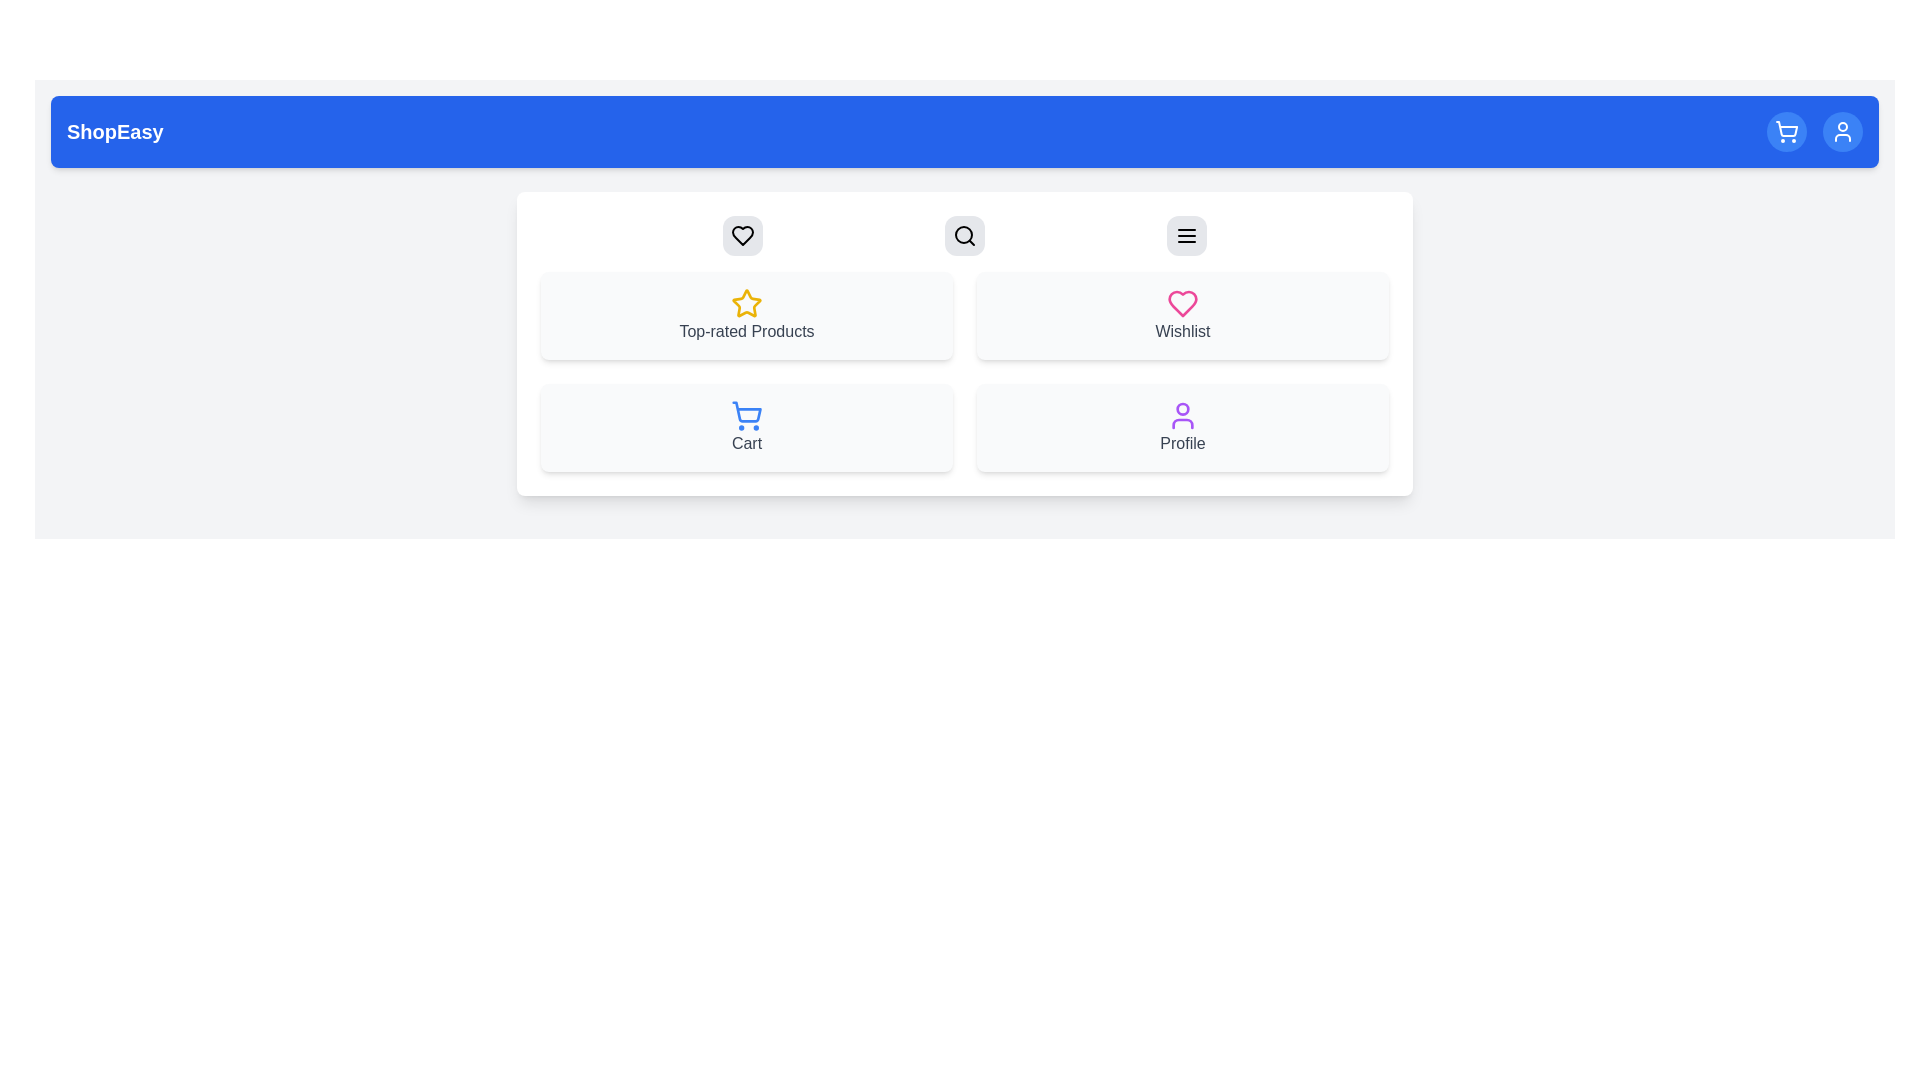 The width and height of the screenshot is (1920, 1080). Describe the element at coordinates (746, 415) in the screenshot. I see `the shopping cart icon located in the lower-left part of the four-button panel` at that location.